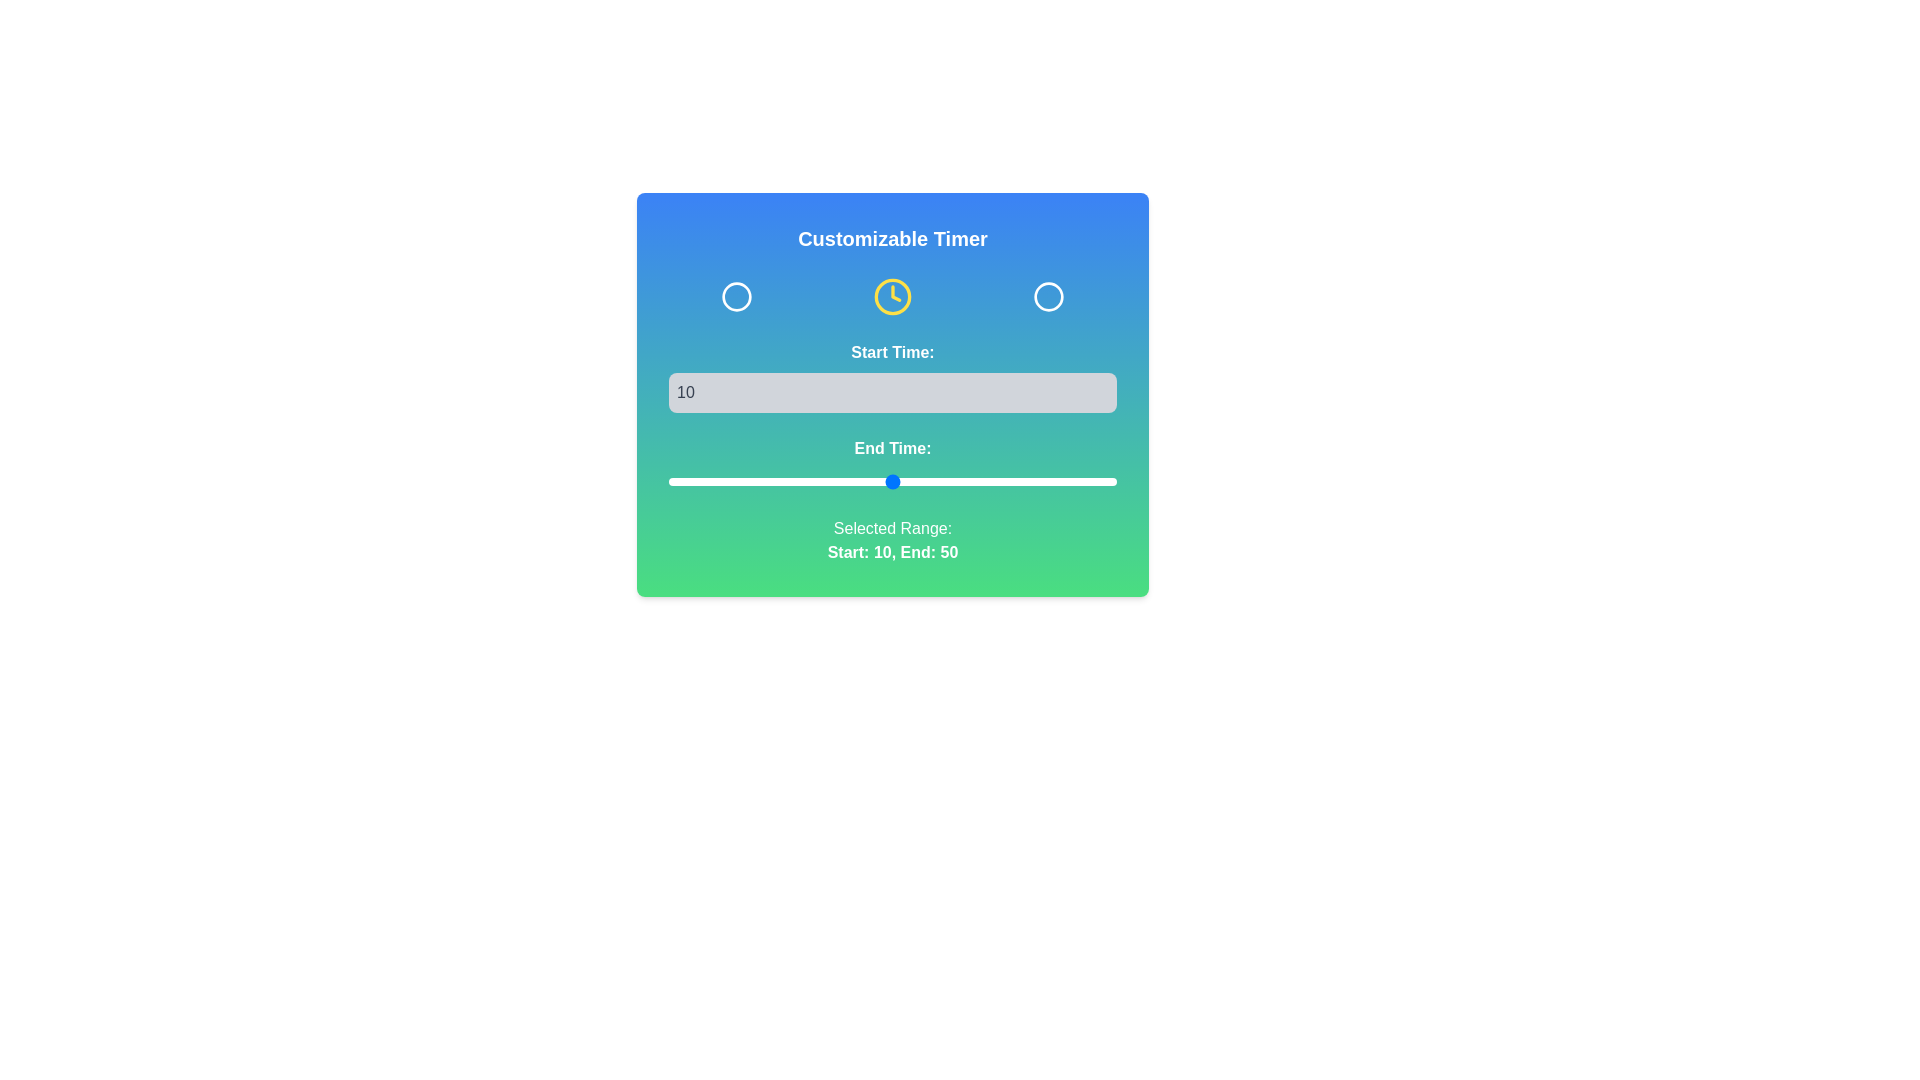  Describe the element at coordinates (736, 297) in the screenshot. I see `the leftmost circular icon in the set of three icons below the title 'Customizable Timer'` at that location.